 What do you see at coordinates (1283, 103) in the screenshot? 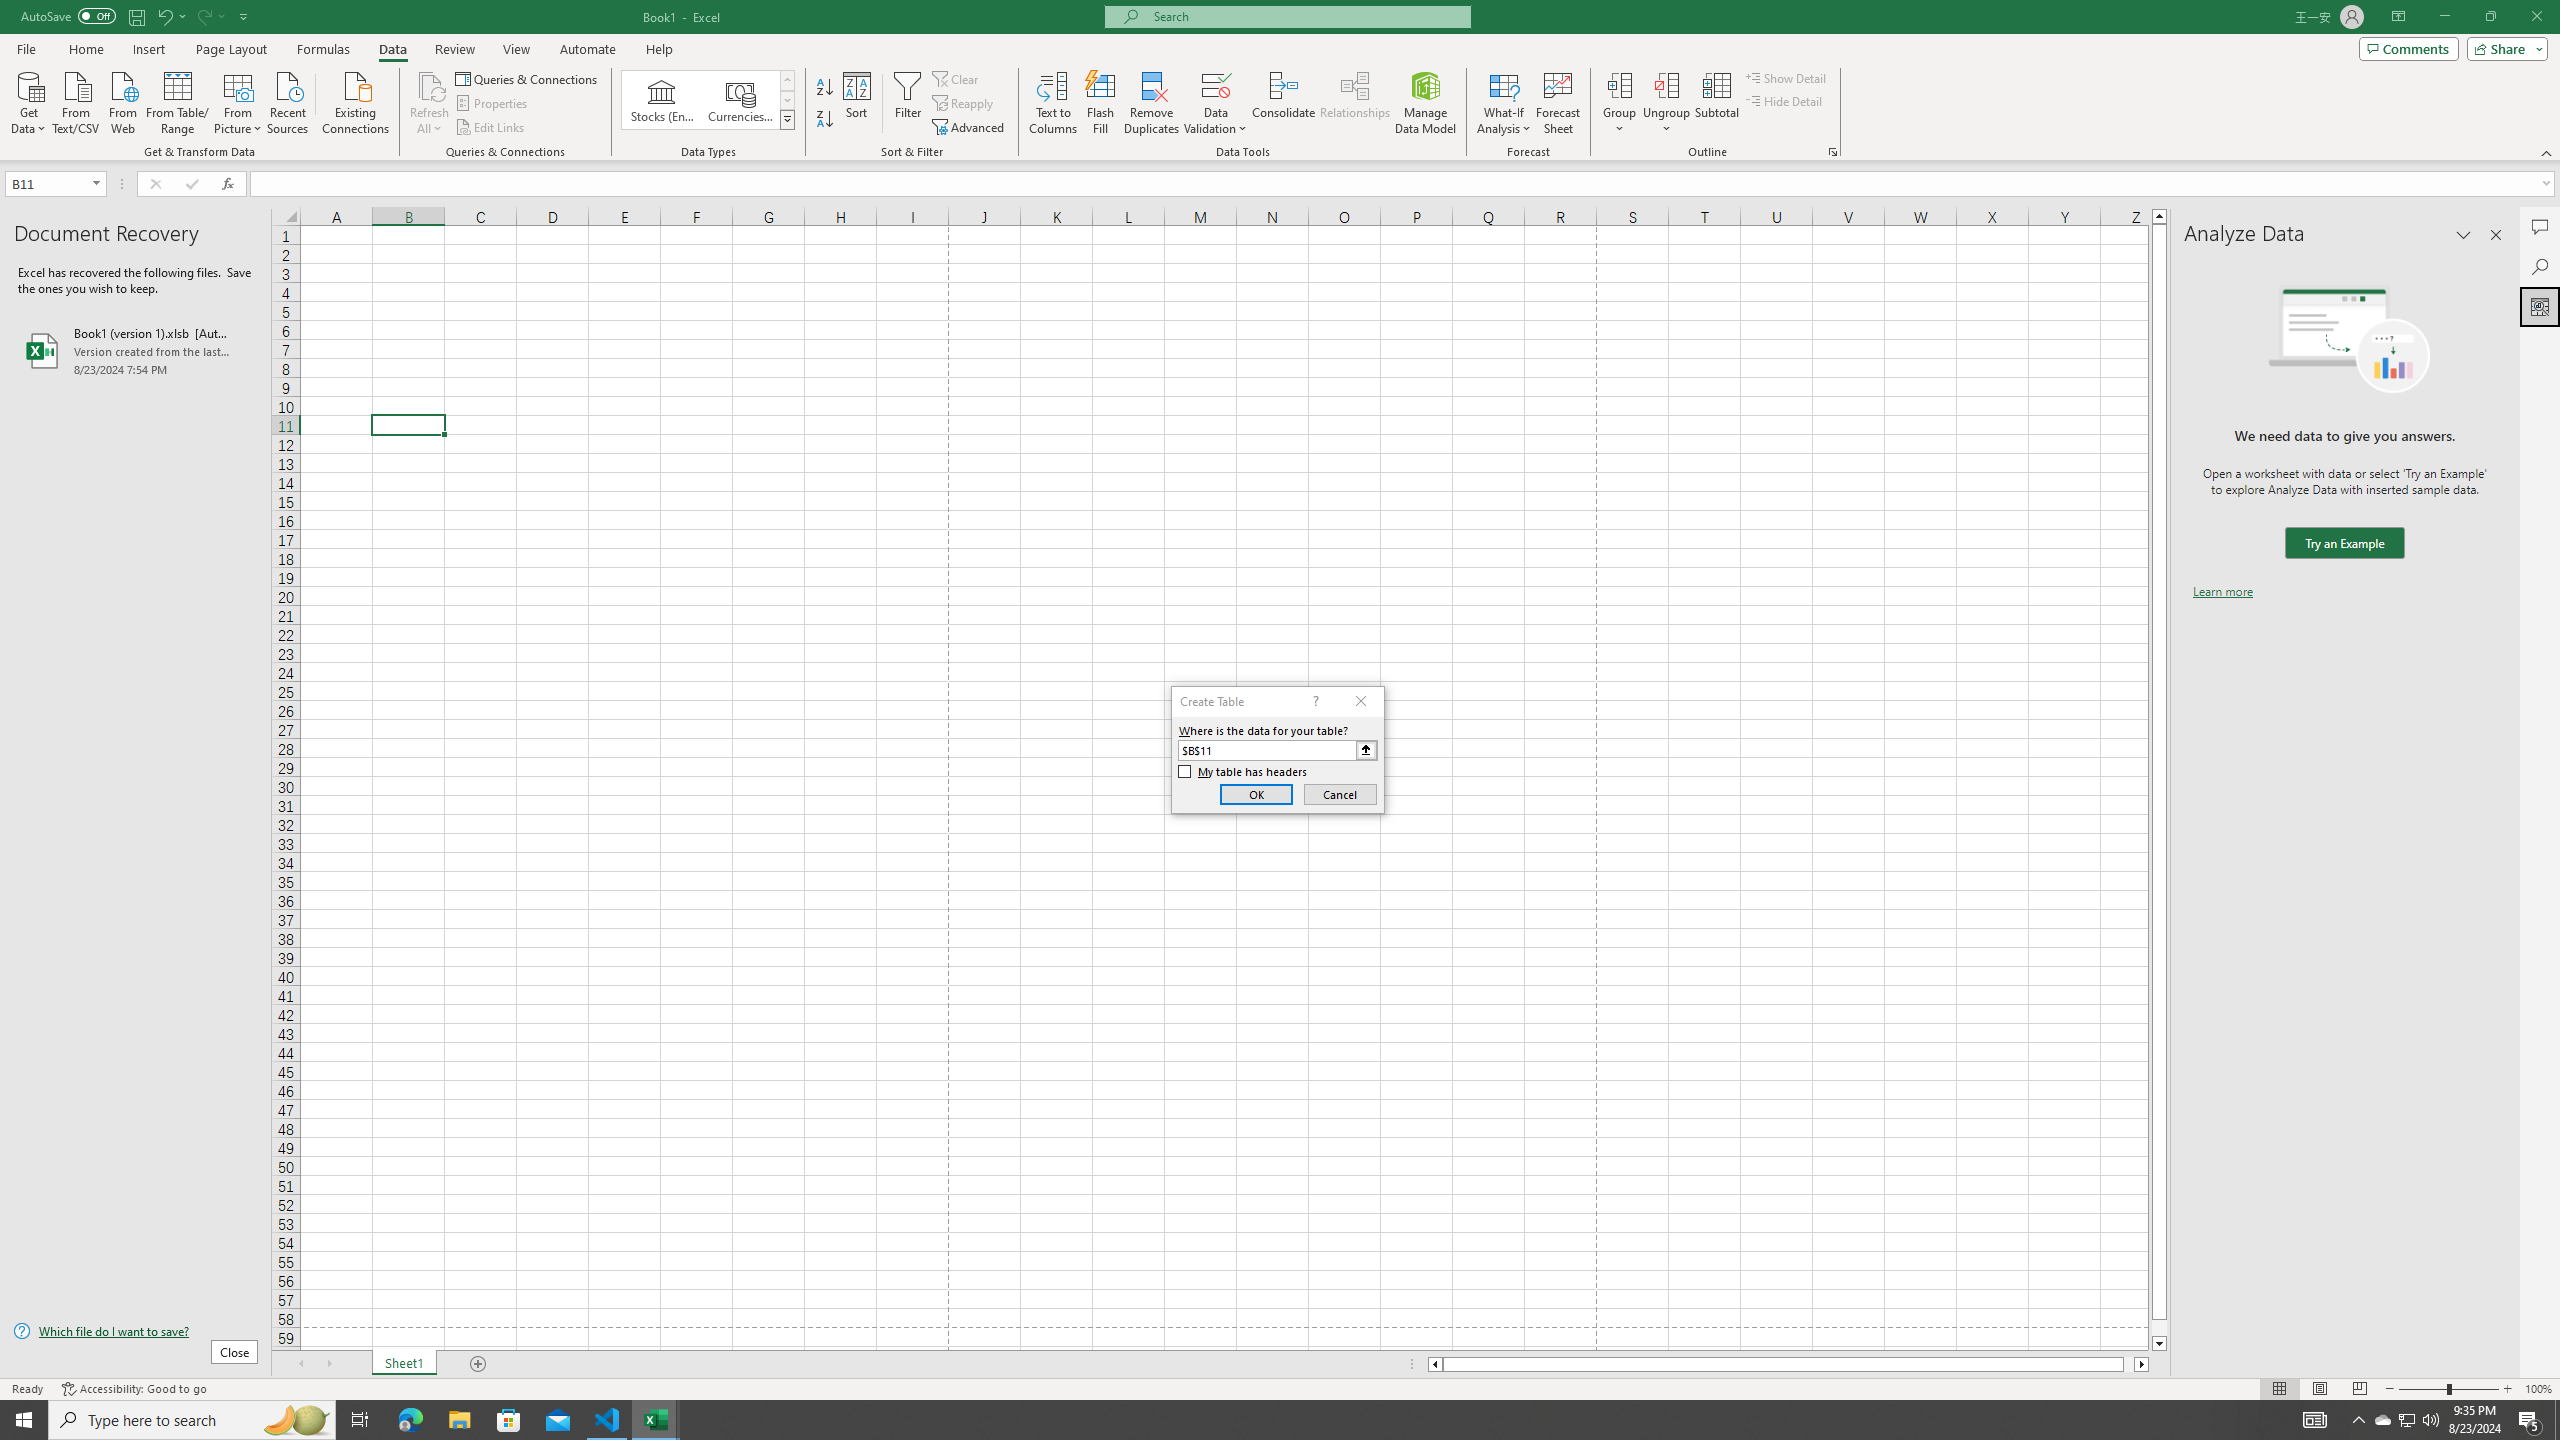
I see `'Consolidate...'` at bounding box center [1283, 103].